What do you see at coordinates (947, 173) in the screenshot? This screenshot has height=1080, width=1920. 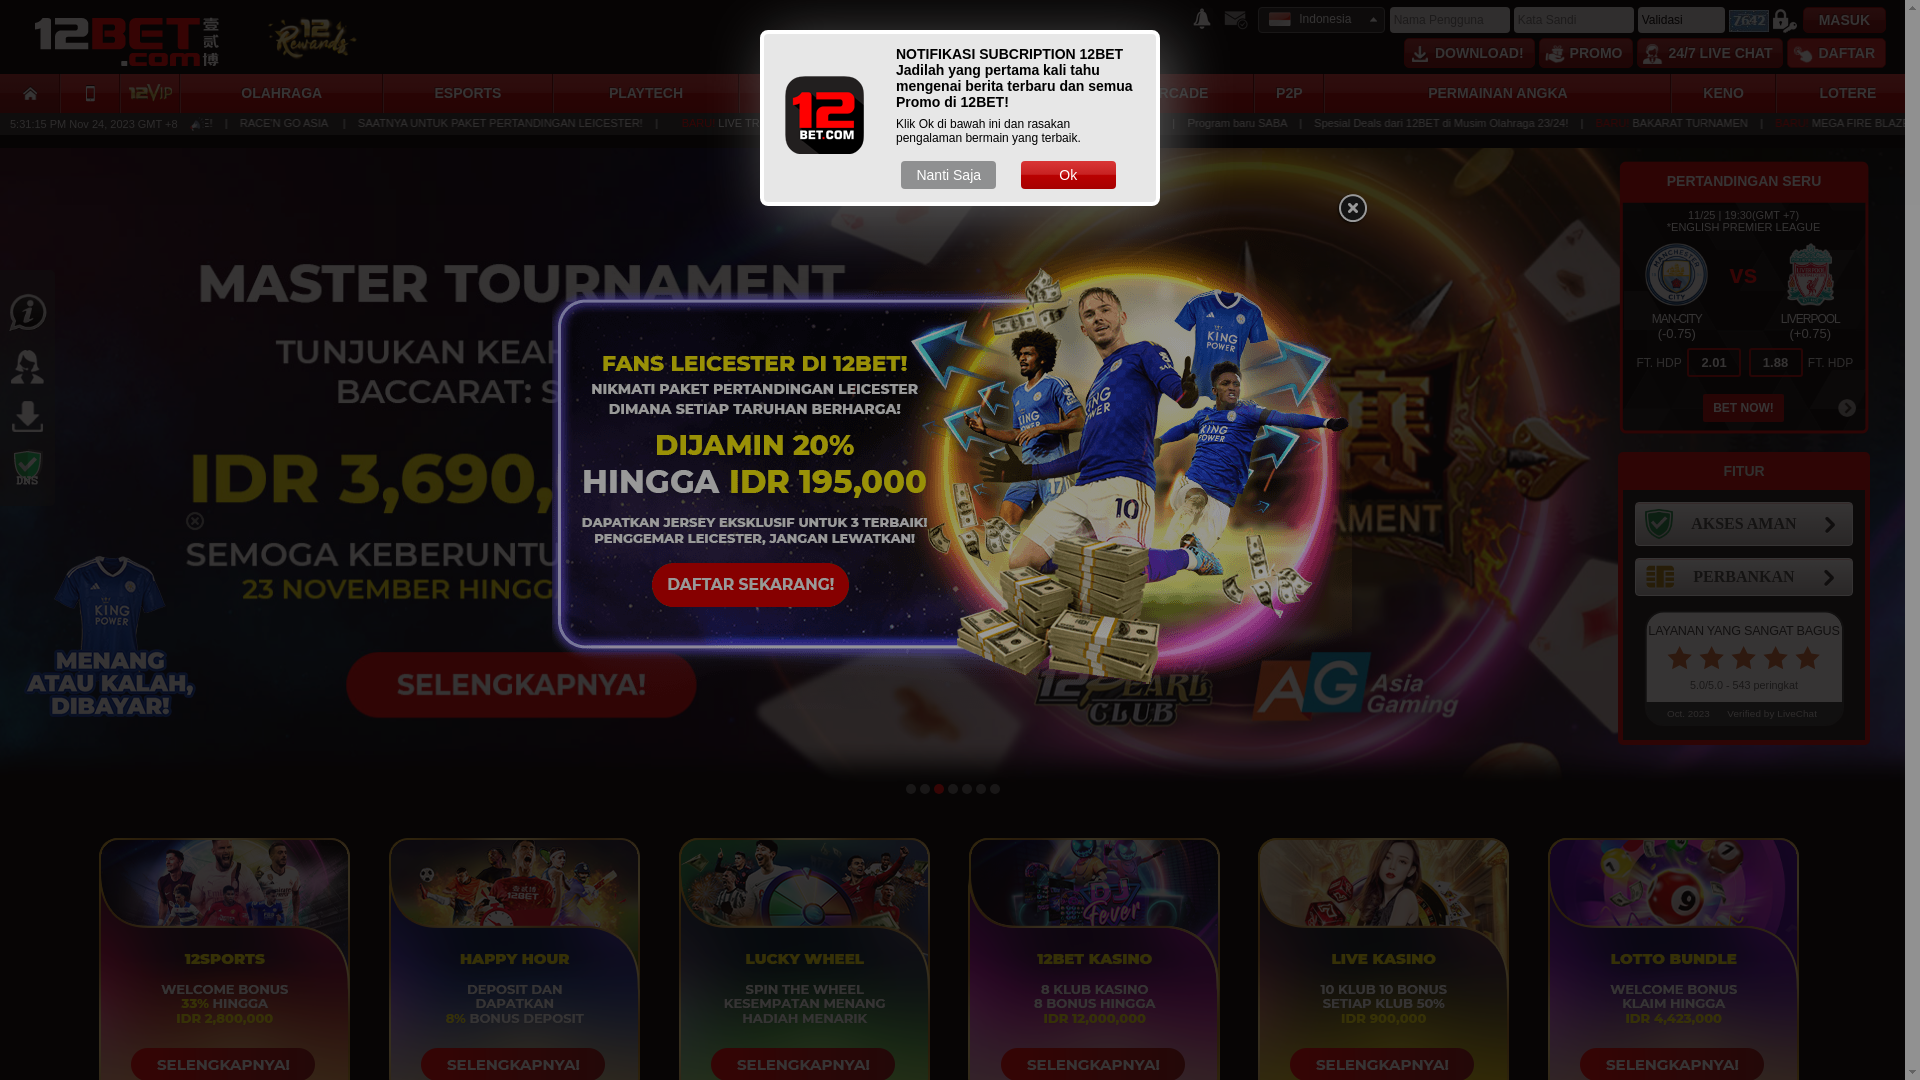 I see `'Nanti Saja'` at bounding box center [947, 173].